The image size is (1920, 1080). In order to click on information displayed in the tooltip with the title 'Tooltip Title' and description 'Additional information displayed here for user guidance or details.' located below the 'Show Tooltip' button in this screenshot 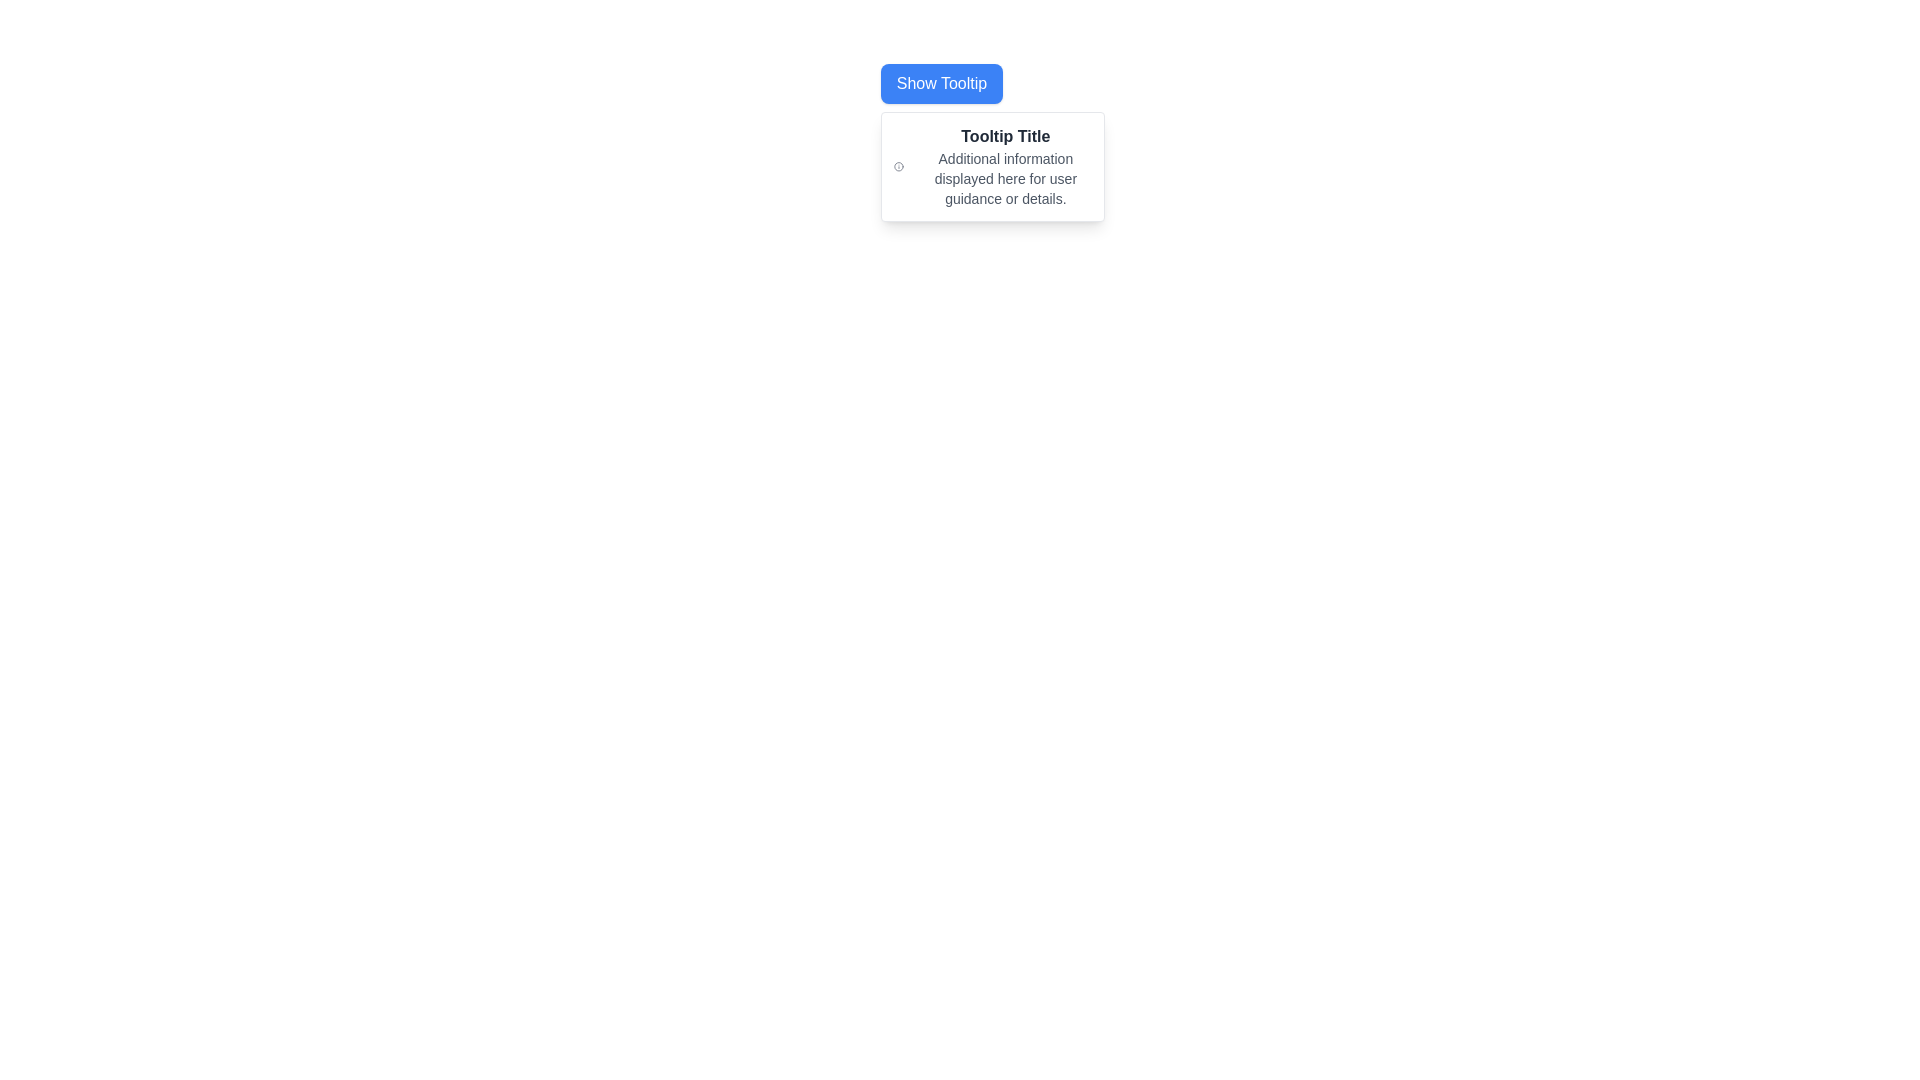, I will do `click(992, 165)`.